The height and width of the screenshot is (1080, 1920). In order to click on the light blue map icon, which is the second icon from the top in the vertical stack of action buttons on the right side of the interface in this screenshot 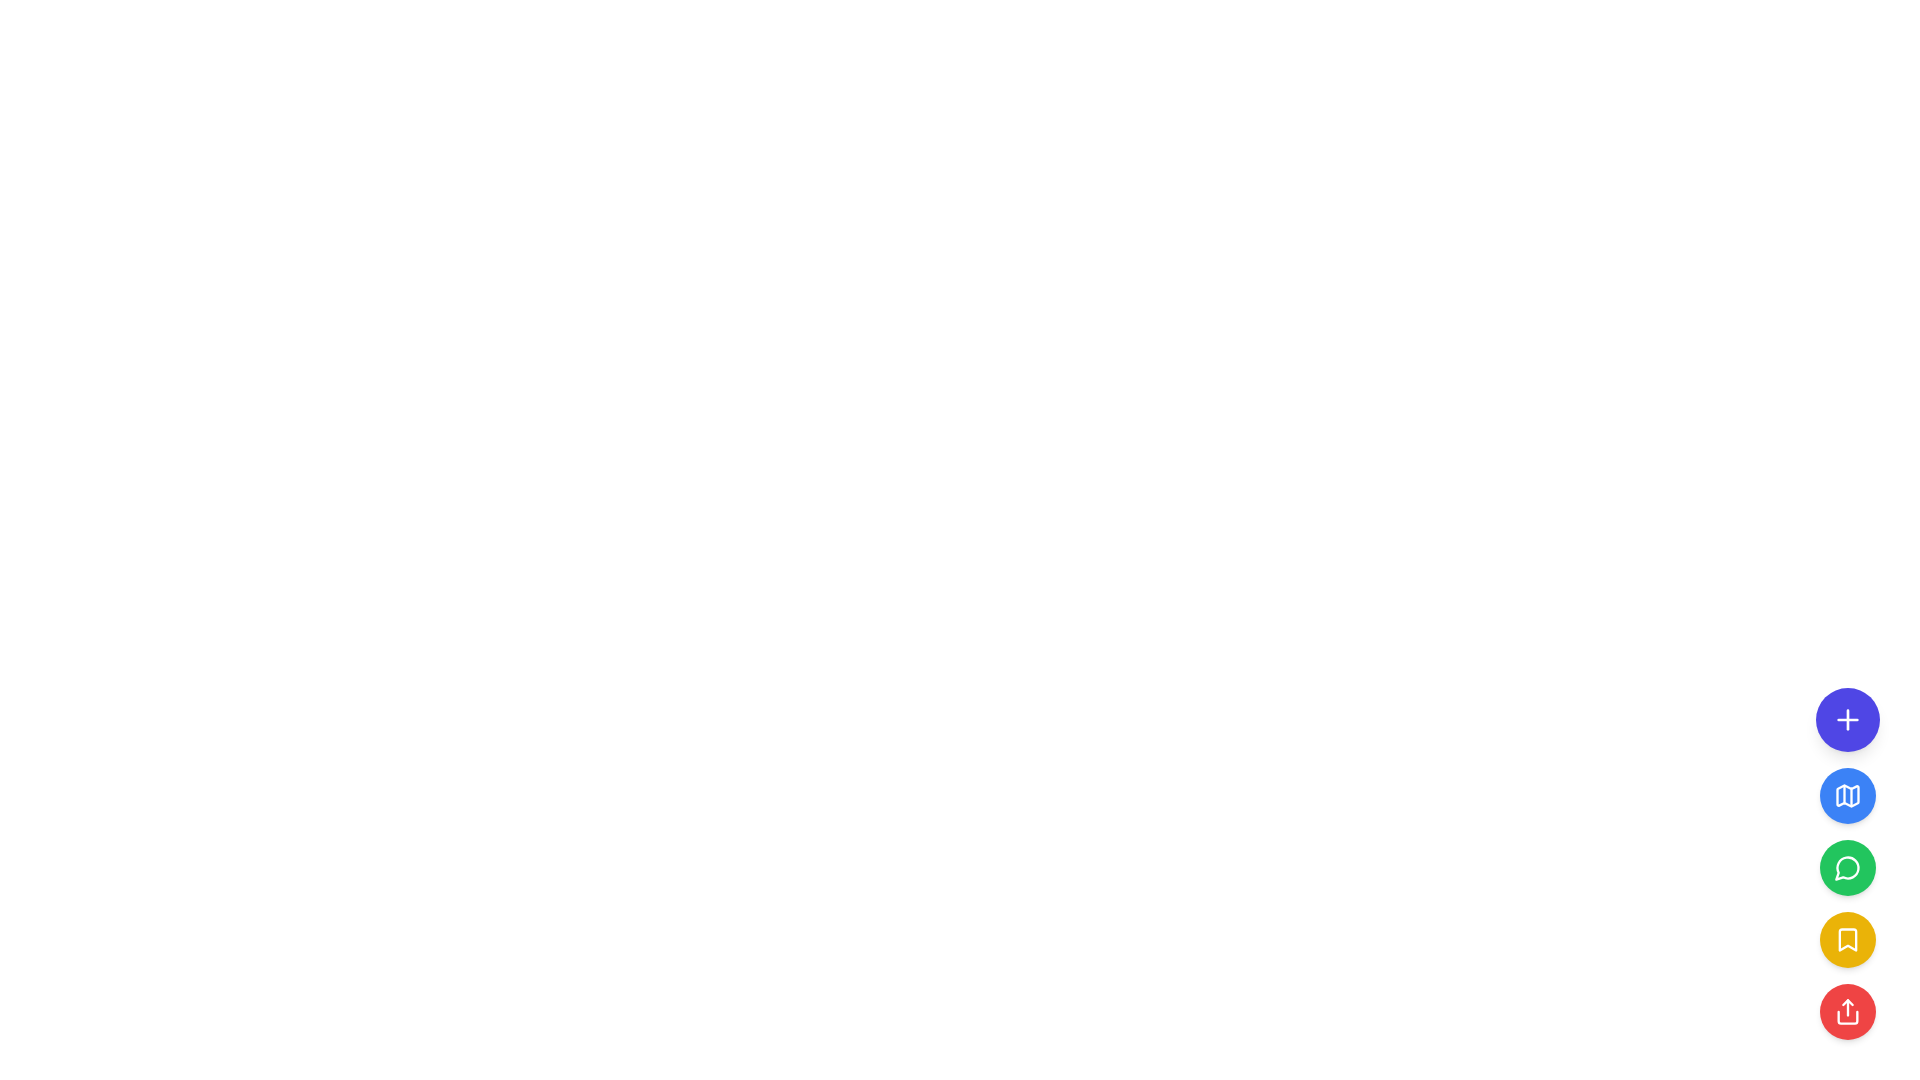, I will do `click(1847, 794)`.